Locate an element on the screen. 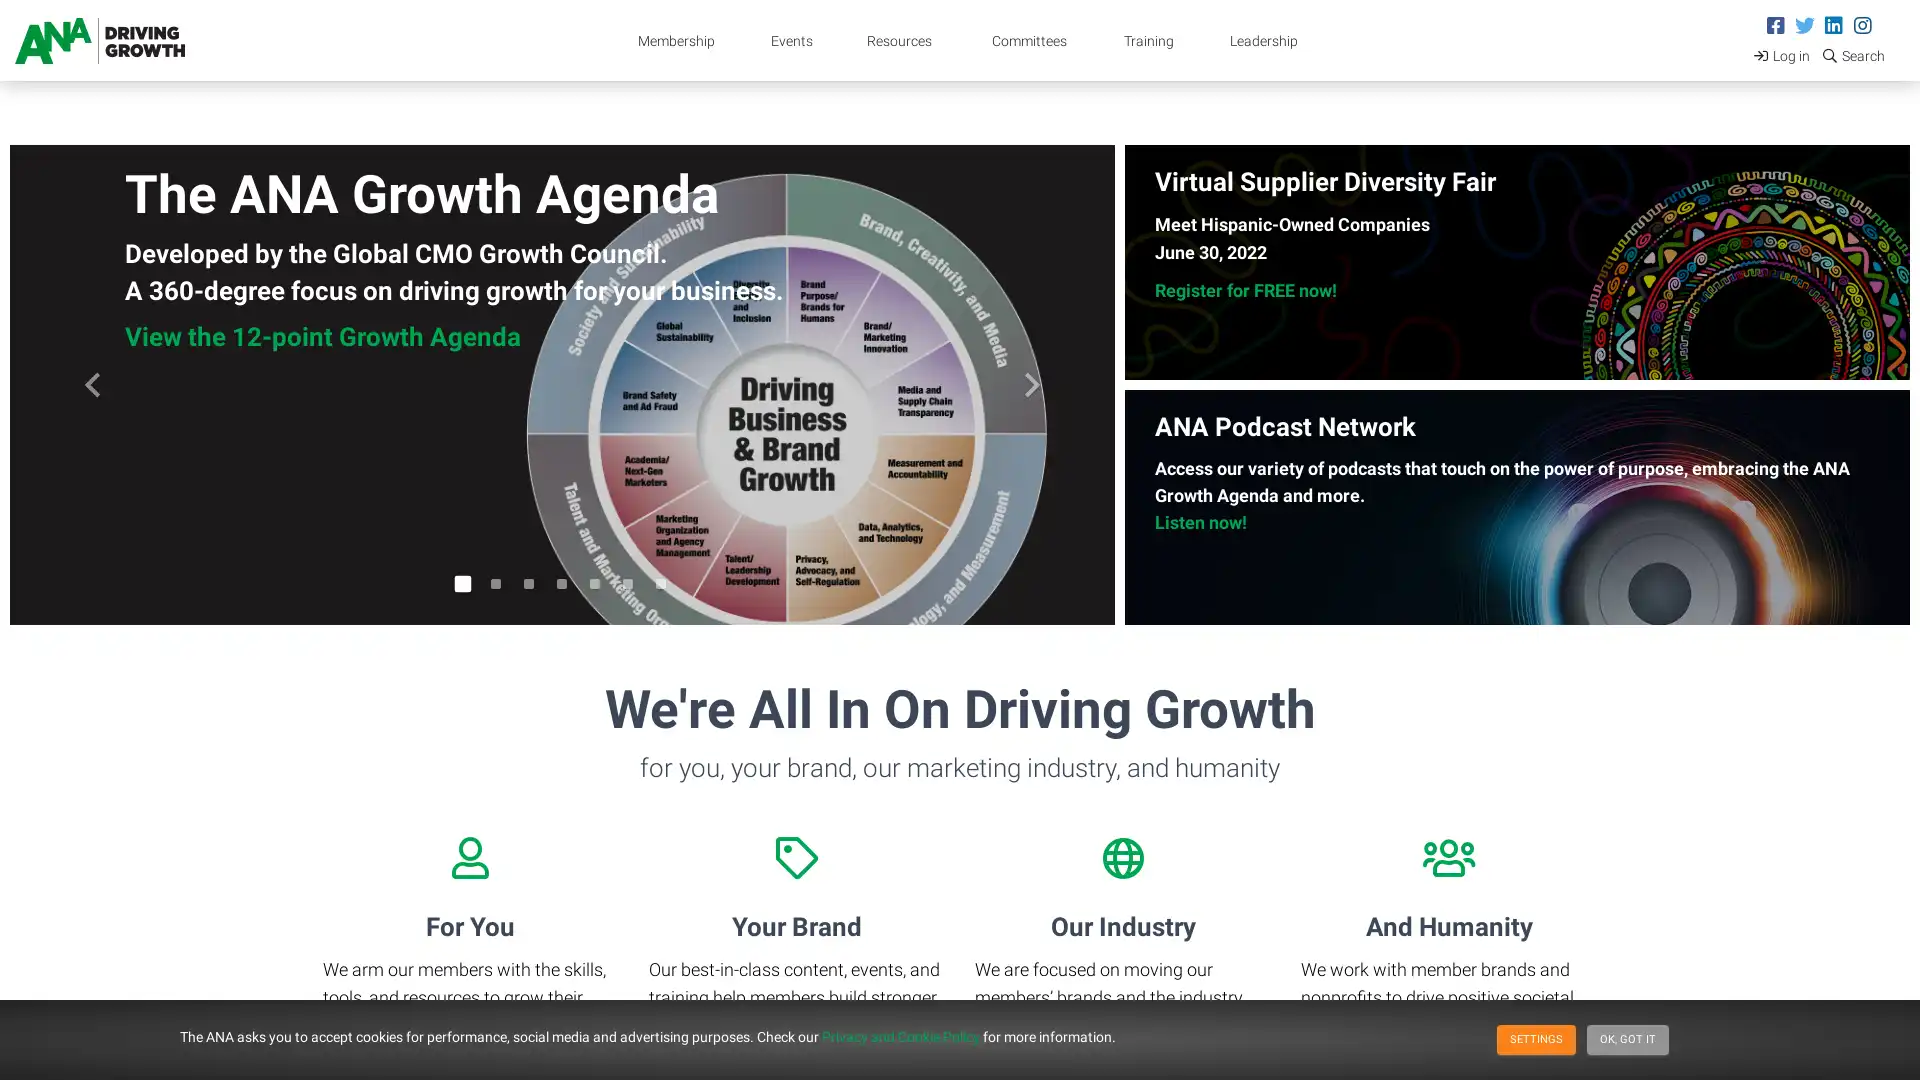 This screenshot has width=1920, height=1080. keyboard_arrow_right Next is located at coordinates (1031, 385).